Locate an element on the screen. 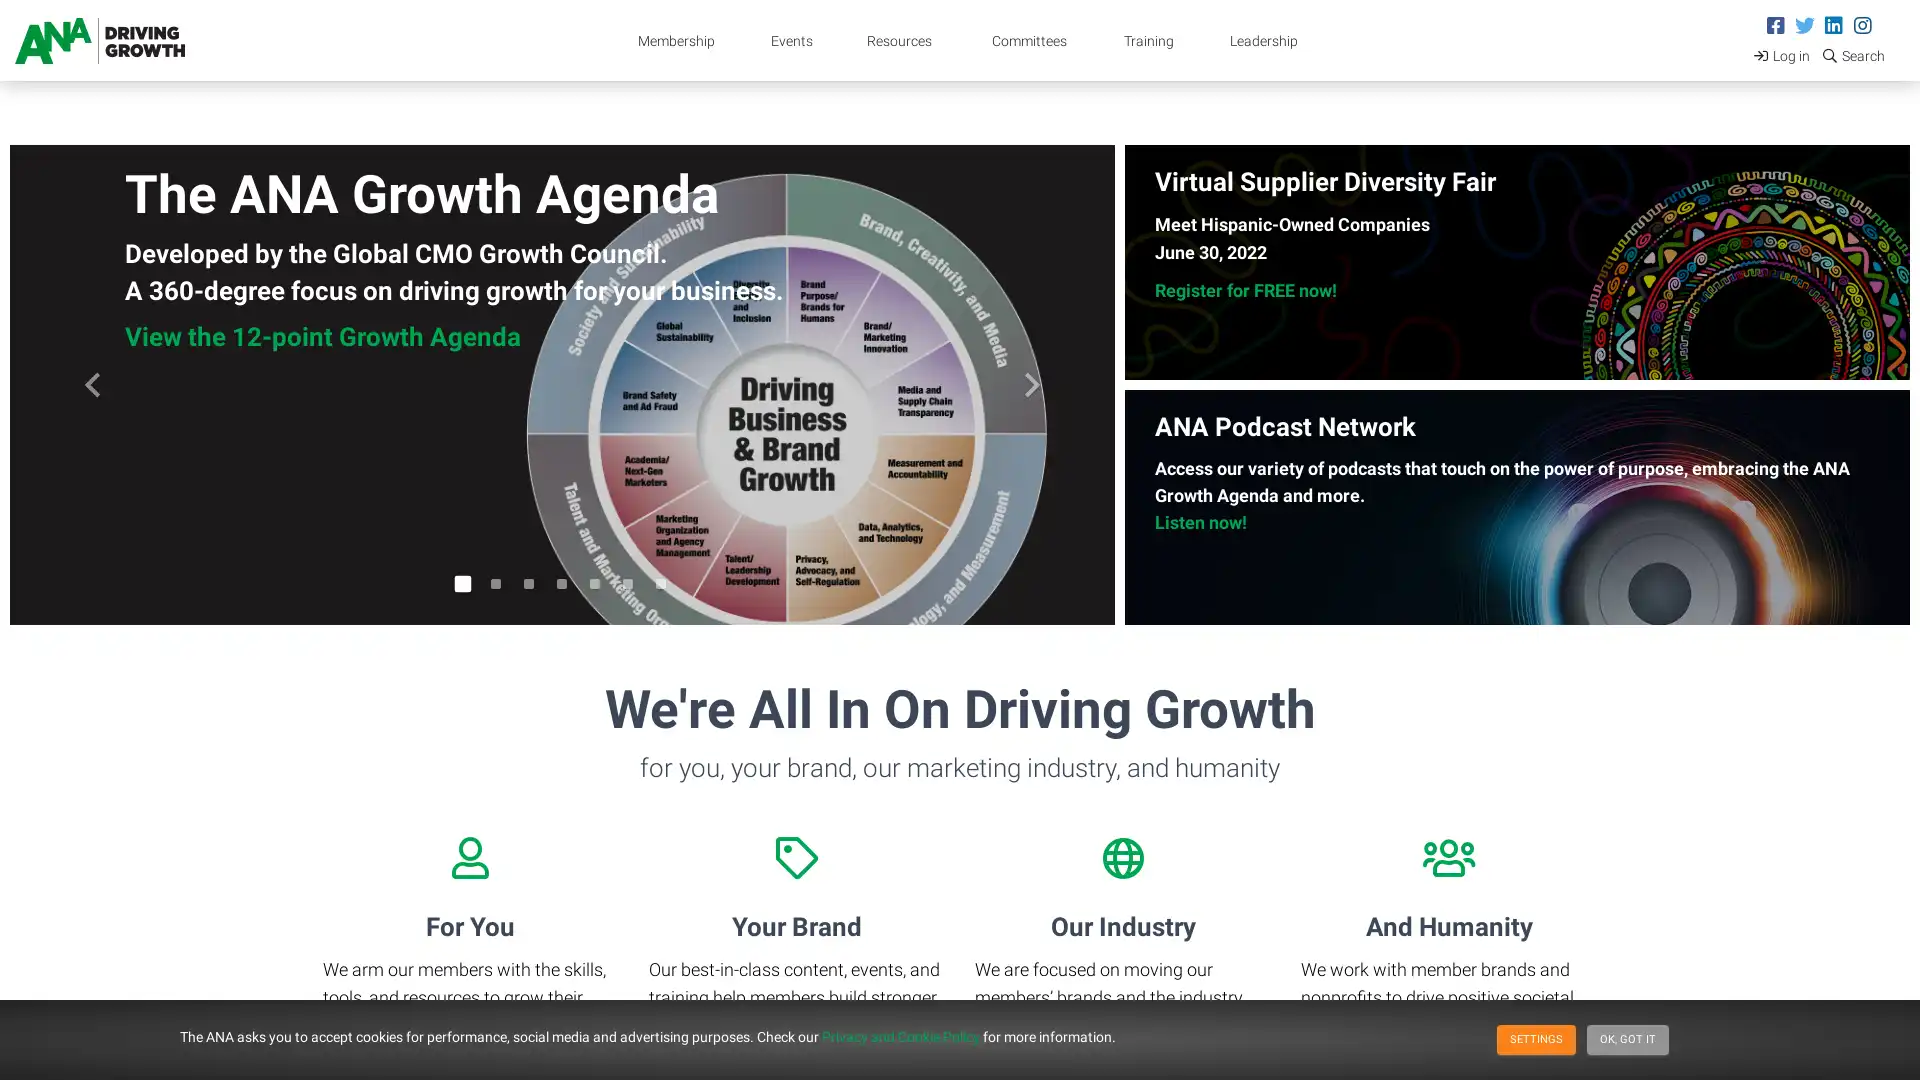 This screenshot has width=1920, height=1080. keyboard_arrow_right Next is located at coordinates (1031, 385).